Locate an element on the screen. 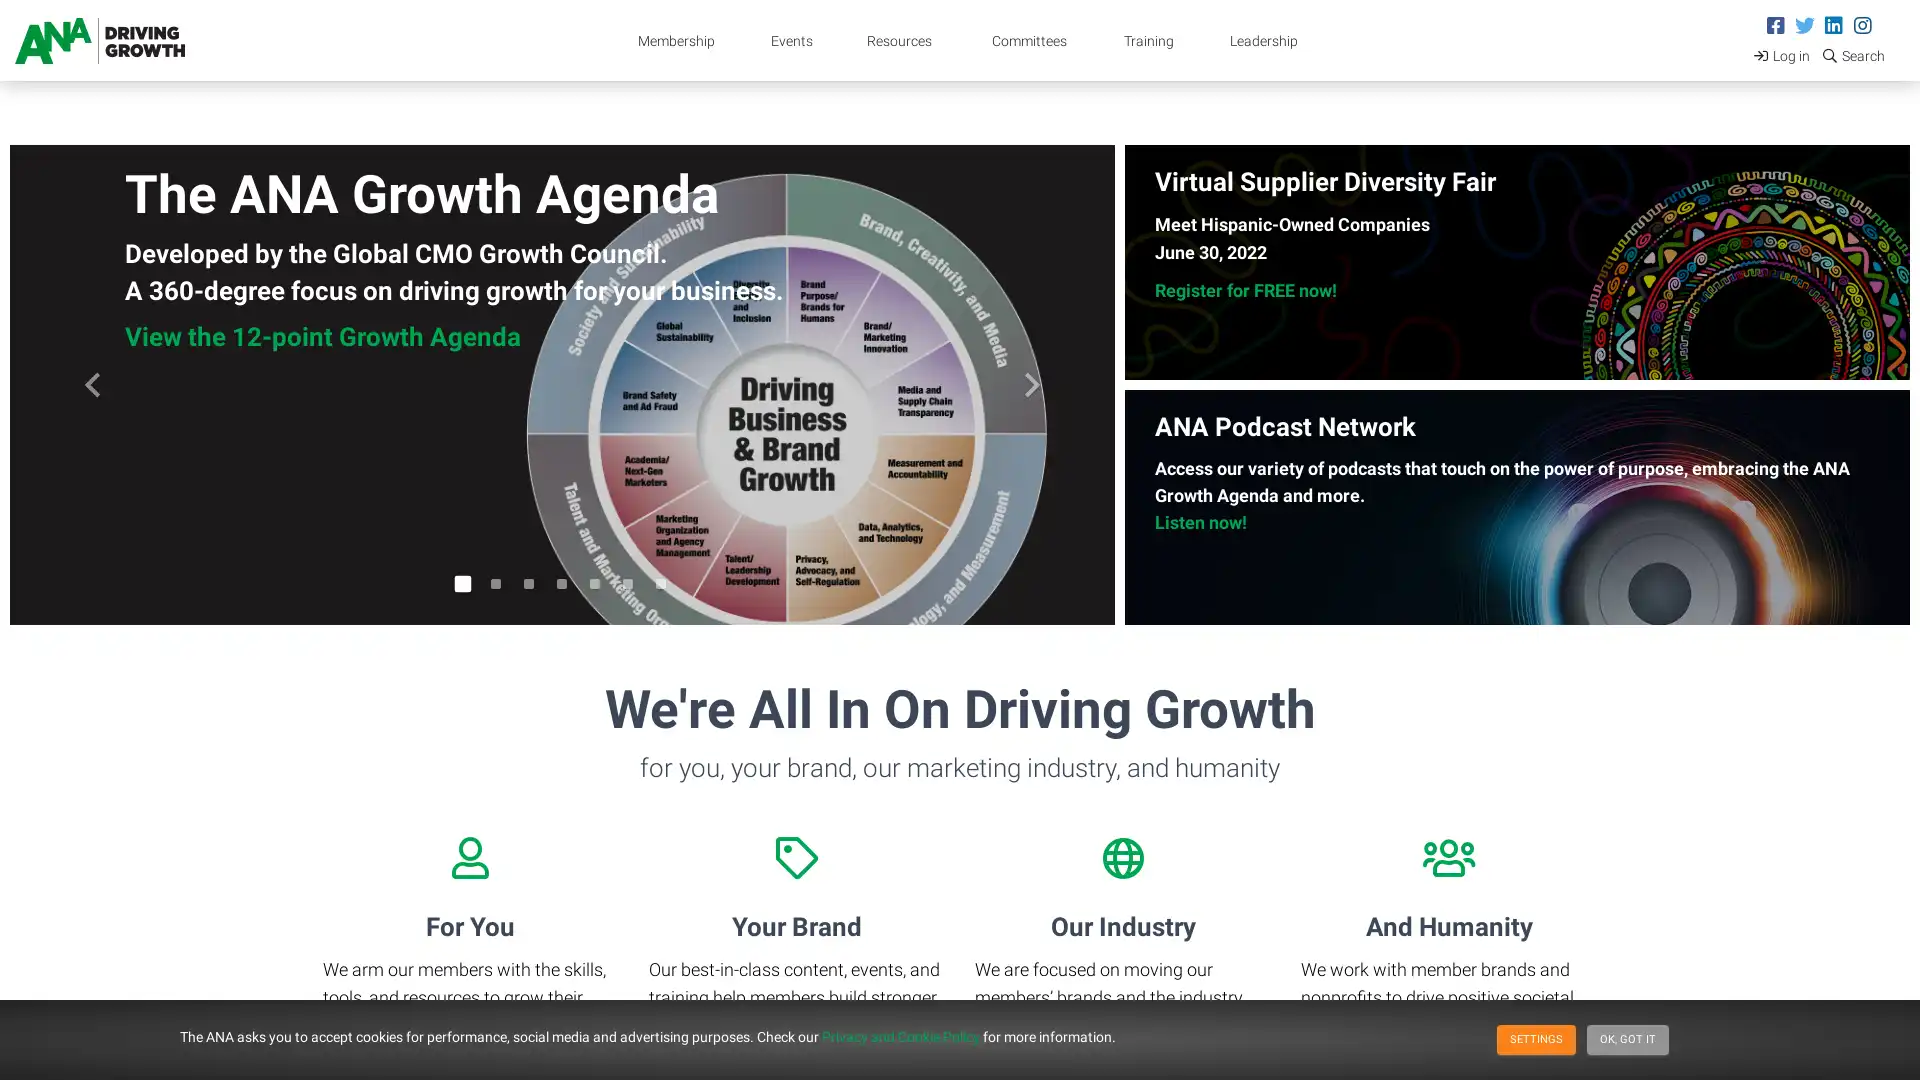 This screenshot has width=1920, height=1080. keyboard_arrow_right Next is located at coordinates (1031, 385).